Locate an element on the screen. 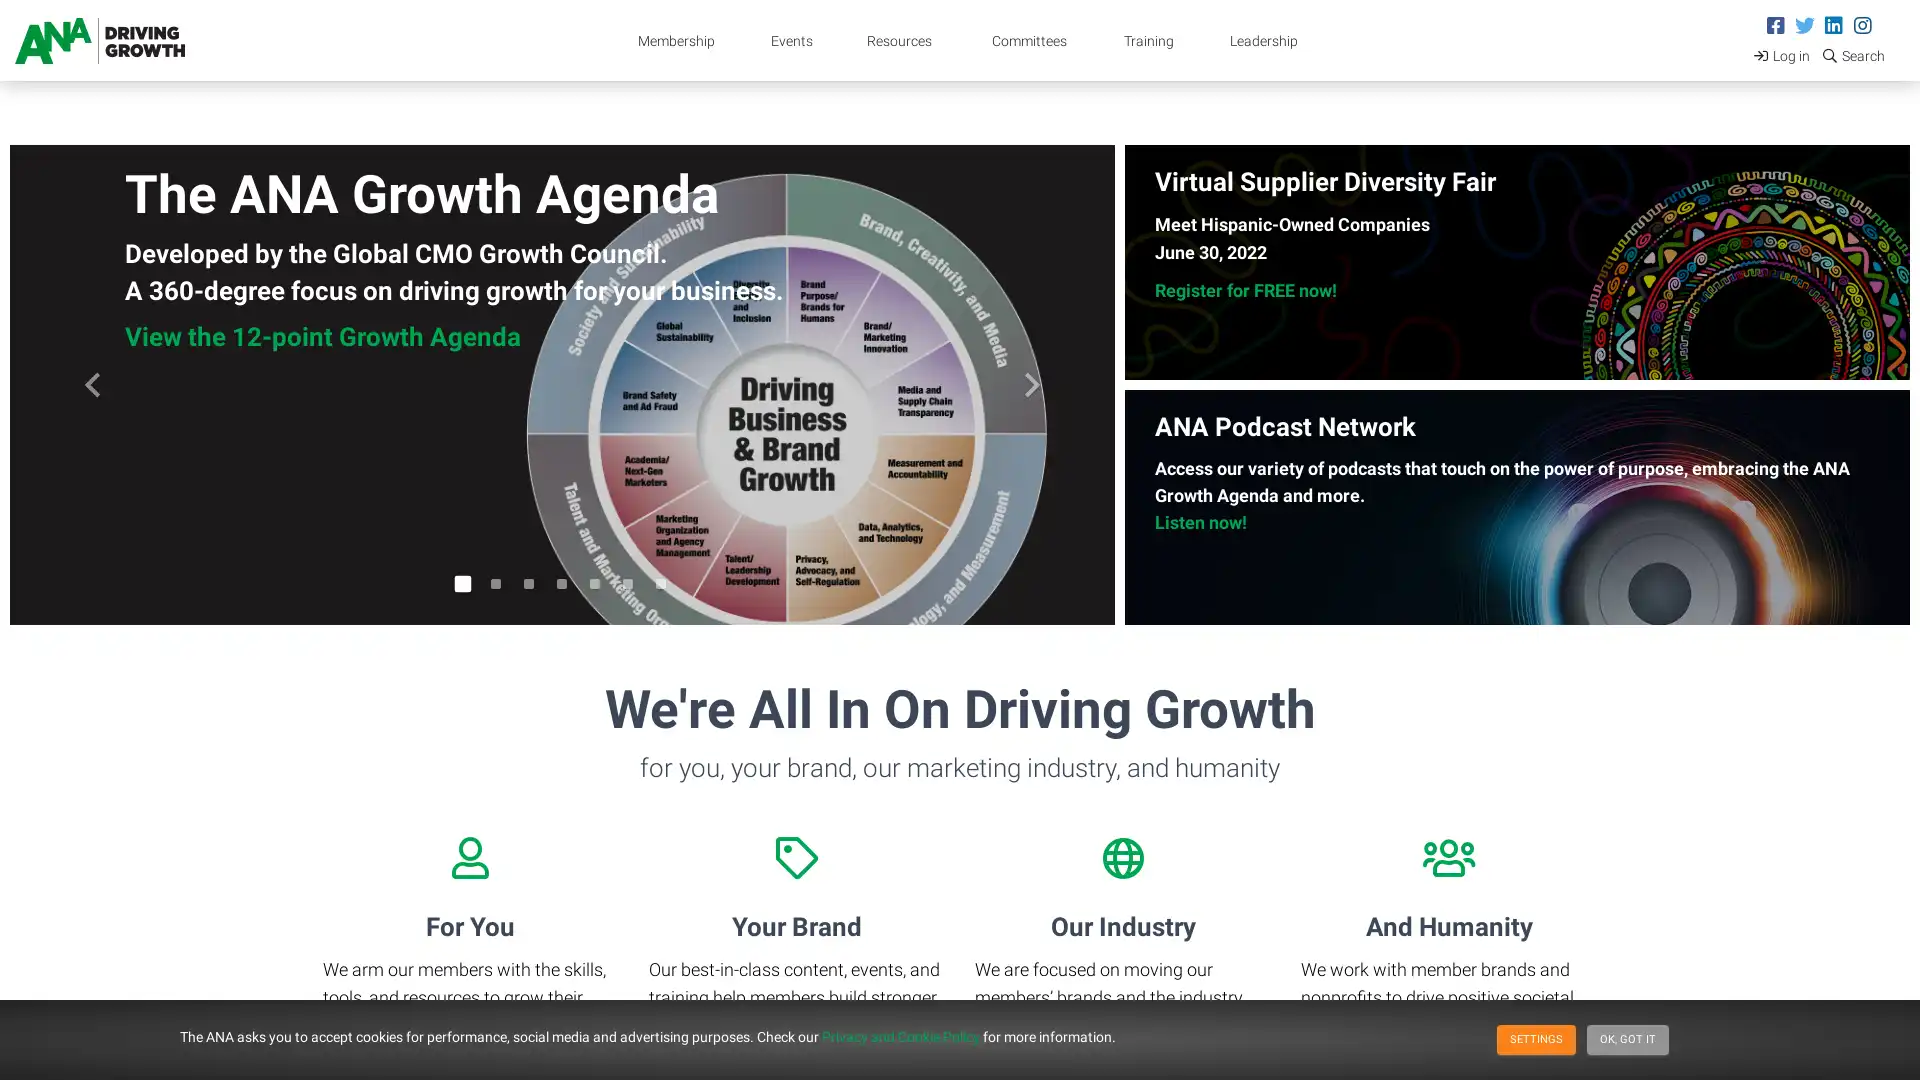 This screenshot has width=1920, height=1080. keyboard_arrow_right Next is located at coordinates (1031, 385).